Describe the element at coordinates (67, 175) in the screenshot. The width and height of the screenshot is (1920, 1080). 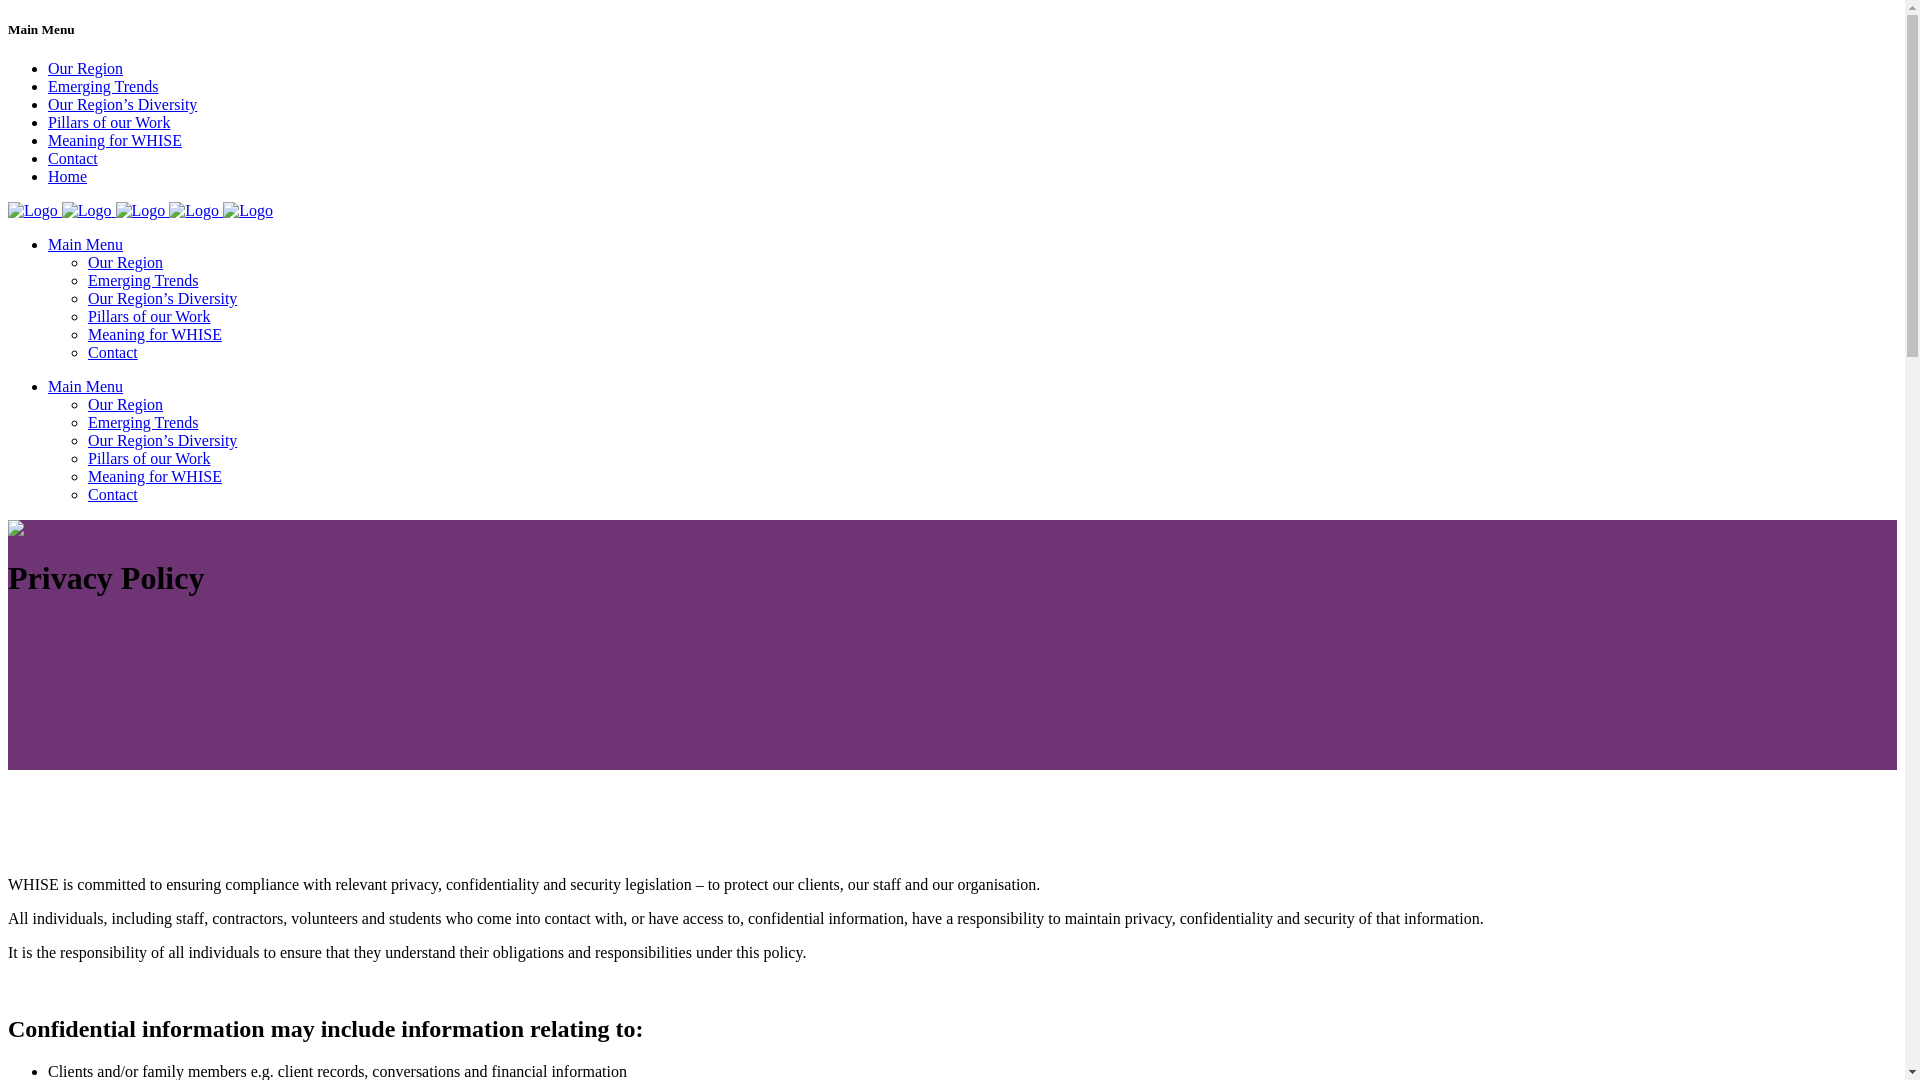
I see `'Home'` at that location.